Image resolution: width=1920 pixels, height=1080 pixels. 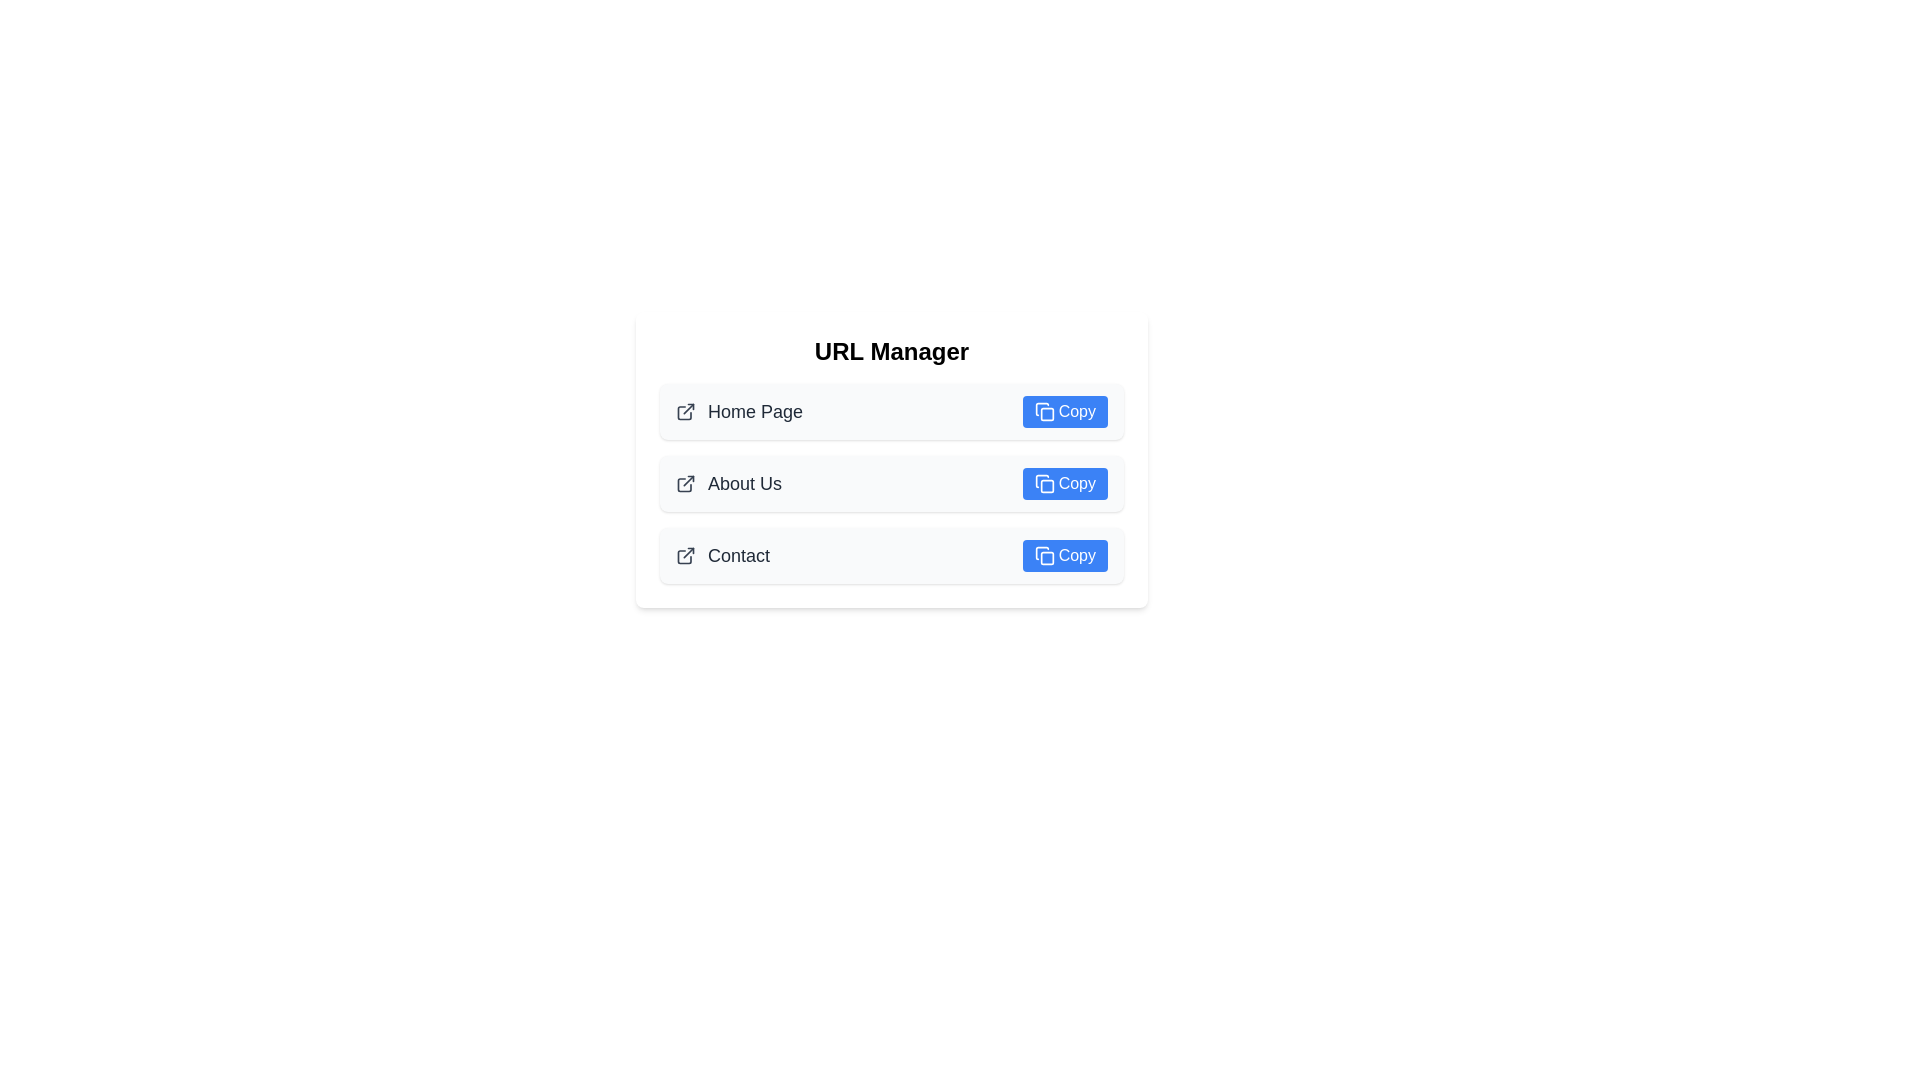 What do you see at coordinates (684, 485) in the screenshot?
I see `the SVG-based graphic icon representing a folder, located to the left of the 'About Us' label in the second row of icons` at bounding box center [684, 485].